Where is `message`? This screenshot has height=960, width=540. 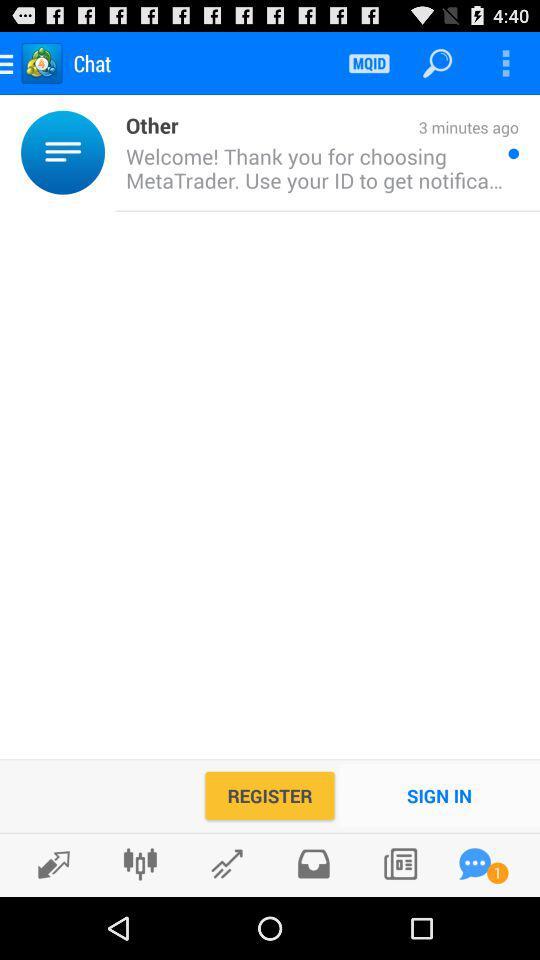 message is located at coordinates (474, 863).